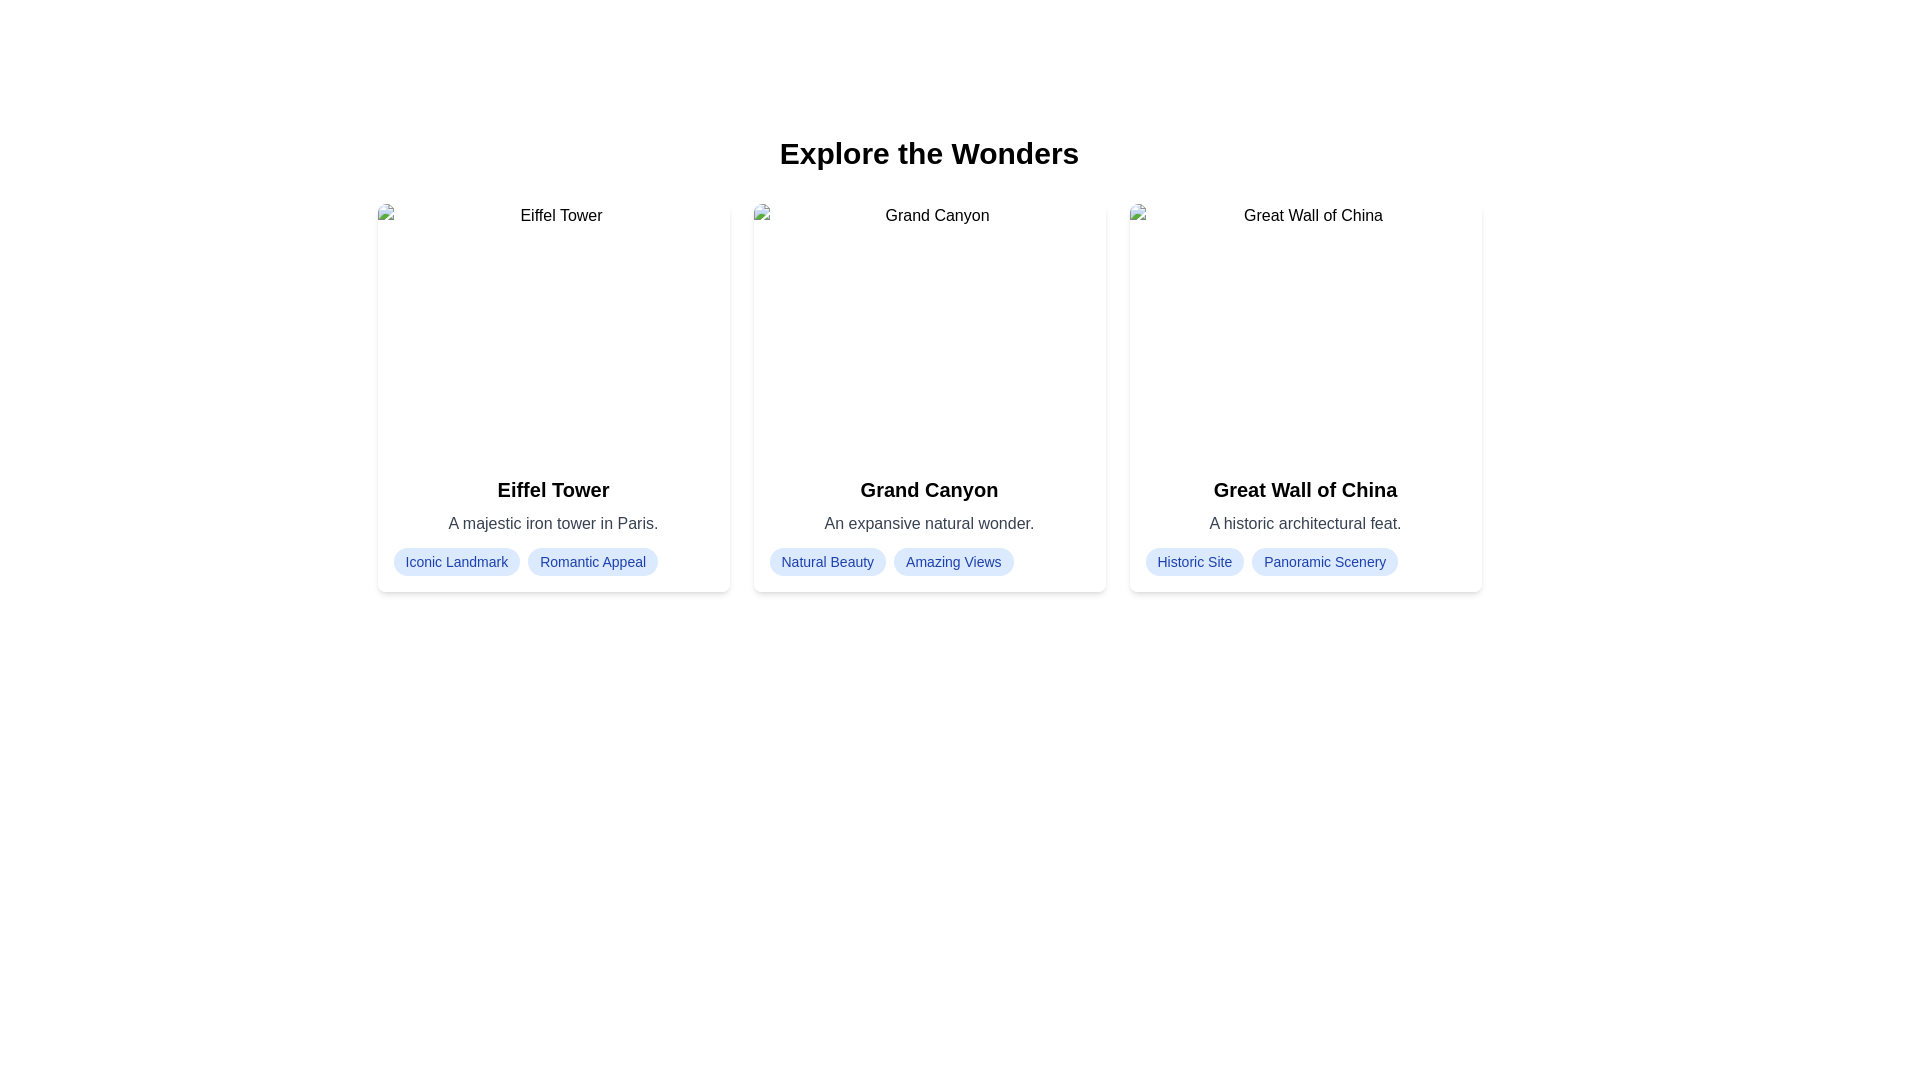 This screenshot has height=1080, width=1920. What do you see at coordinates (1305, 330) in the screenshot?
I see `the image of the Great Wall of China located in the third card titled 'Great Wall of China' to observe the scaling effect` at bounding box center [1305, 330].